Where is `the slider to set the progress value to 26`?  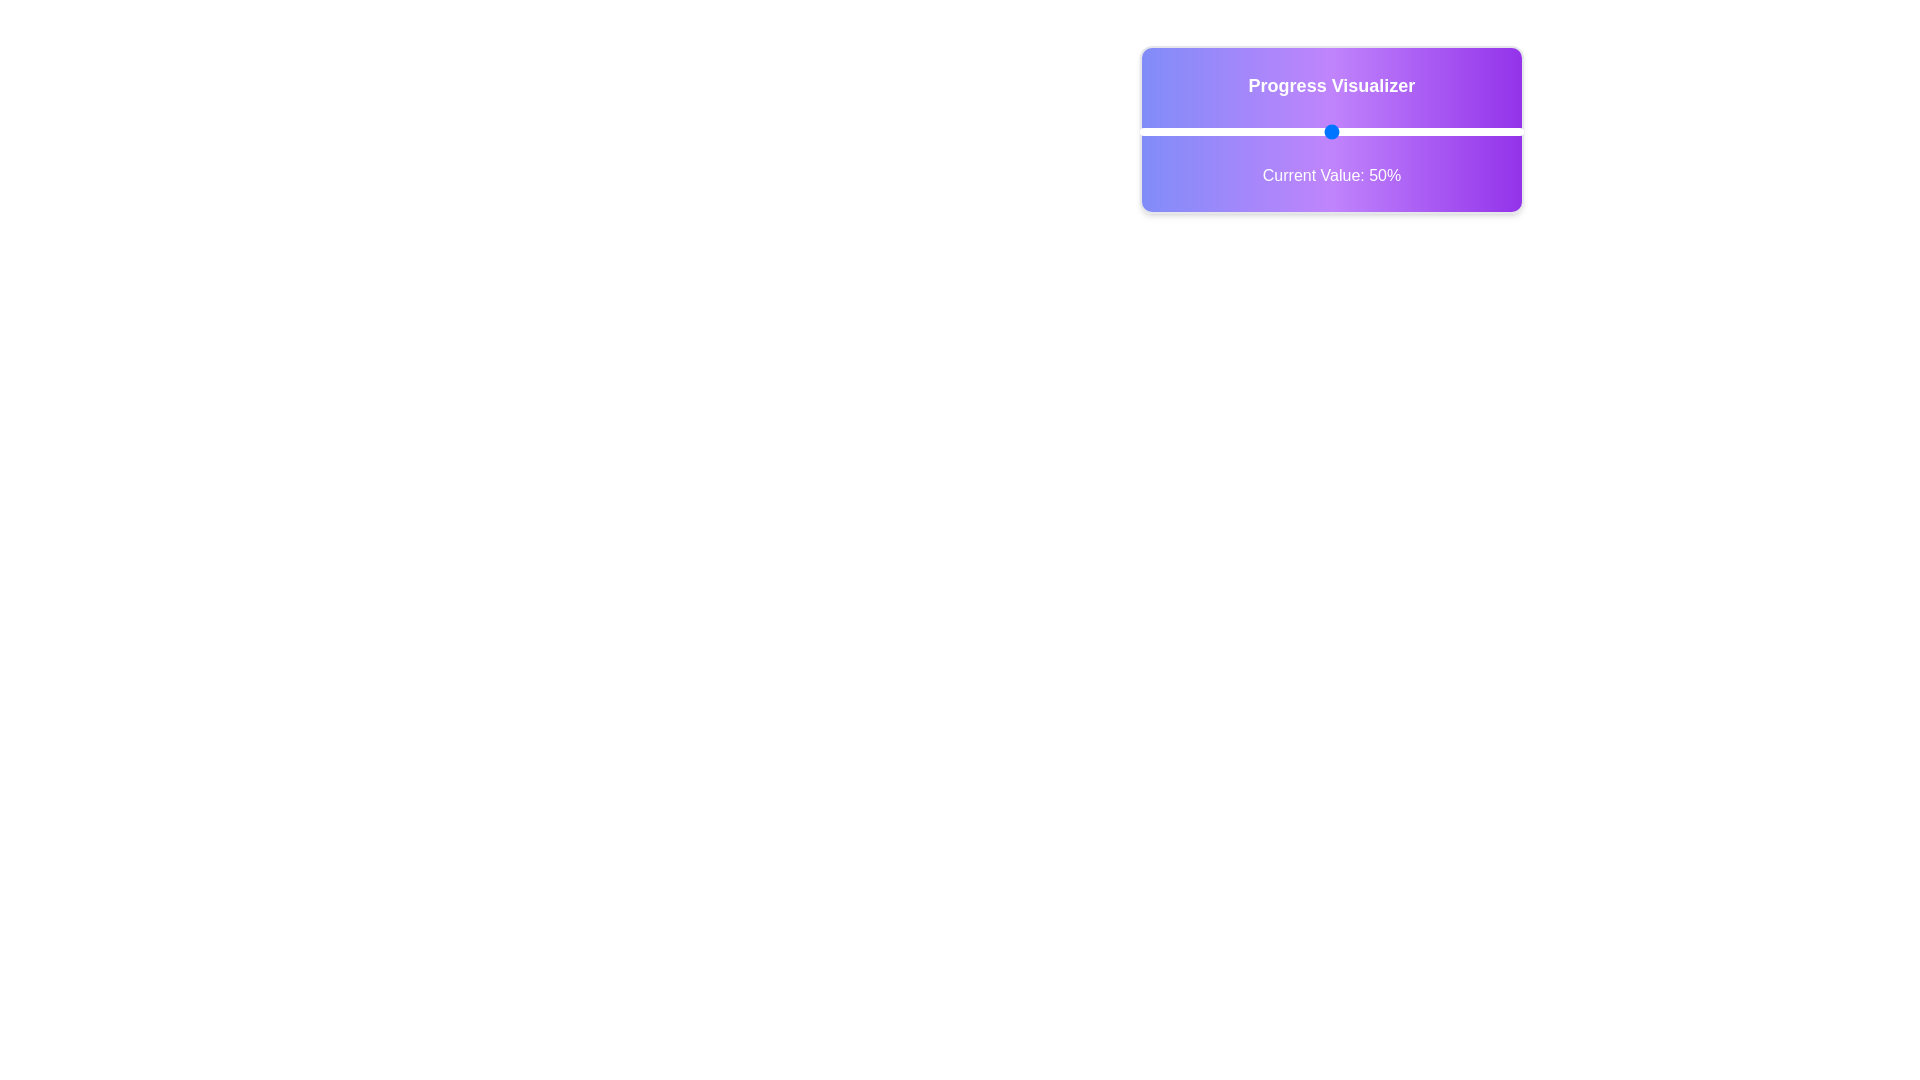
the slider to set the progress value to 26 is located at coordinates (1238, 131).